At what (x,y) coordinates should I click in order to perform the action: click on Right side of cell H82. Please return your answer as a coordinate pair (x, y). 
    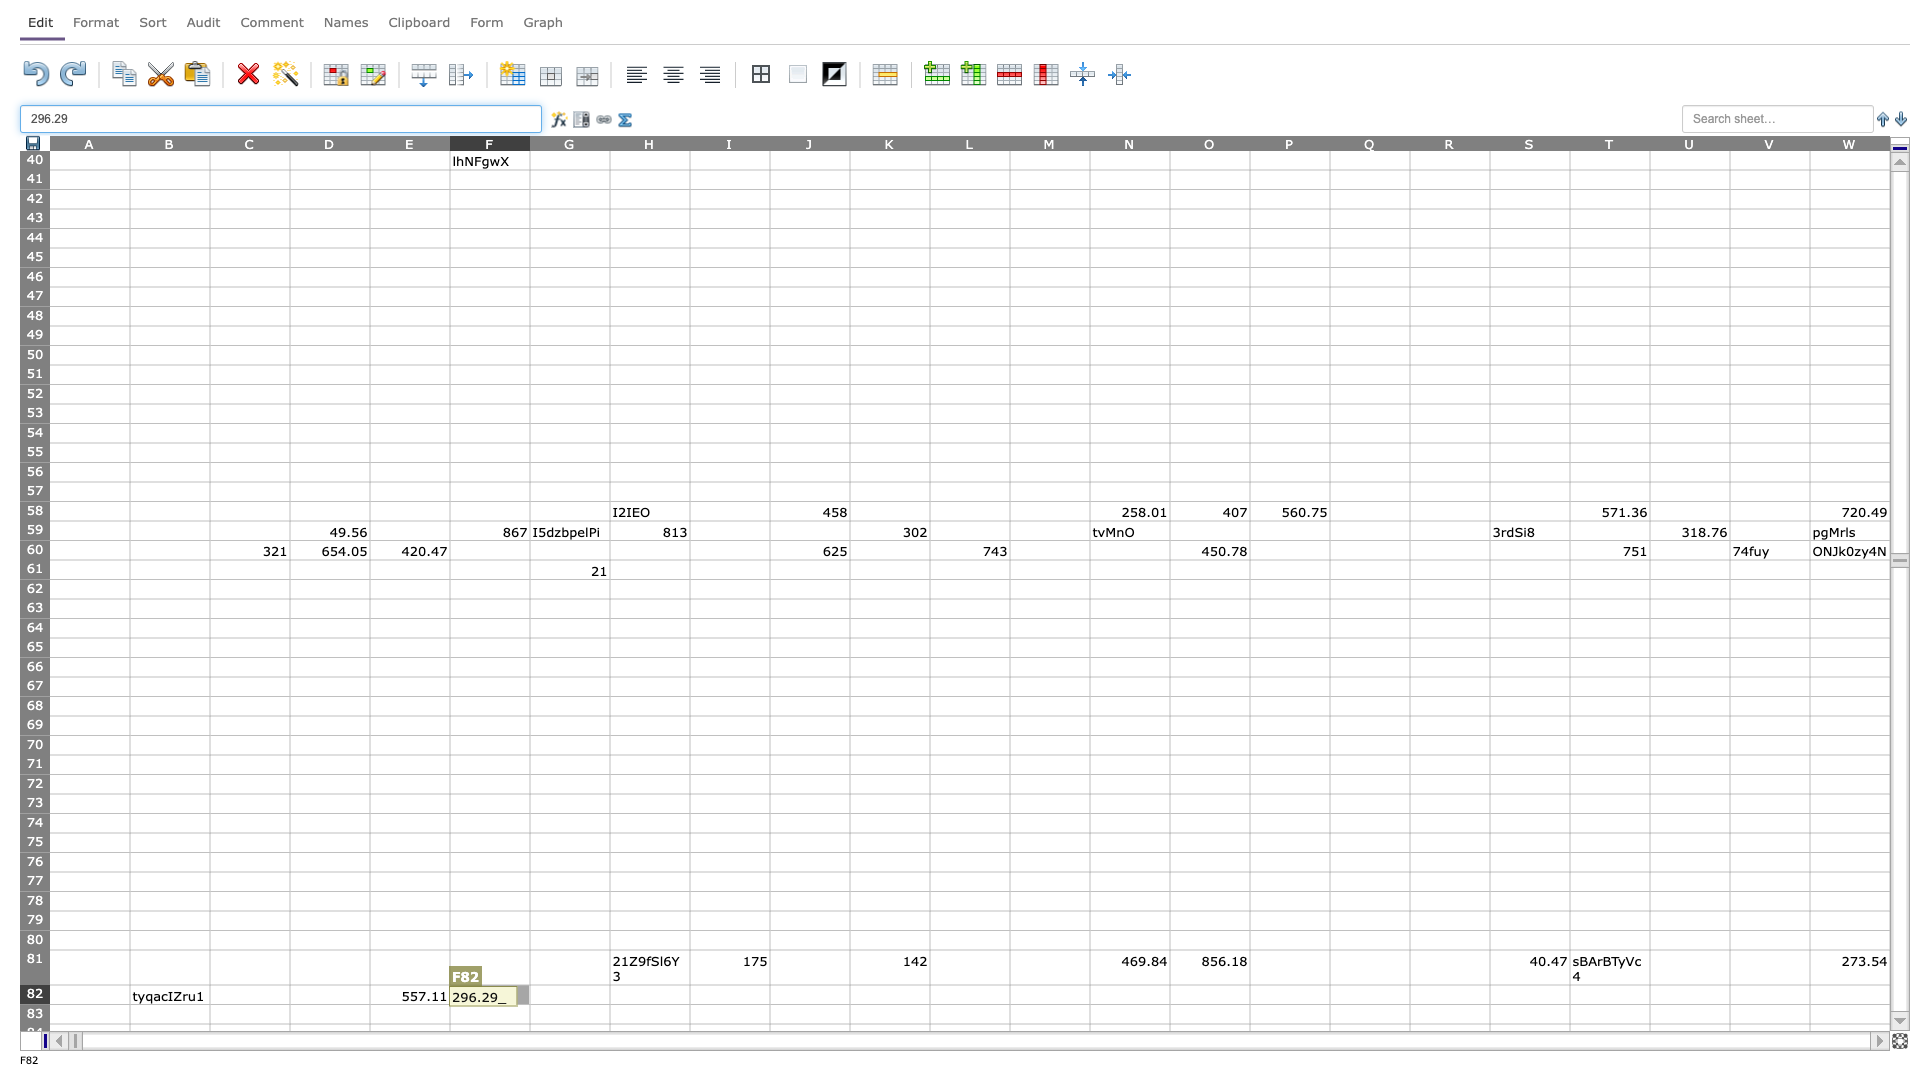
    Looking at the image, I should click on (690, 994).